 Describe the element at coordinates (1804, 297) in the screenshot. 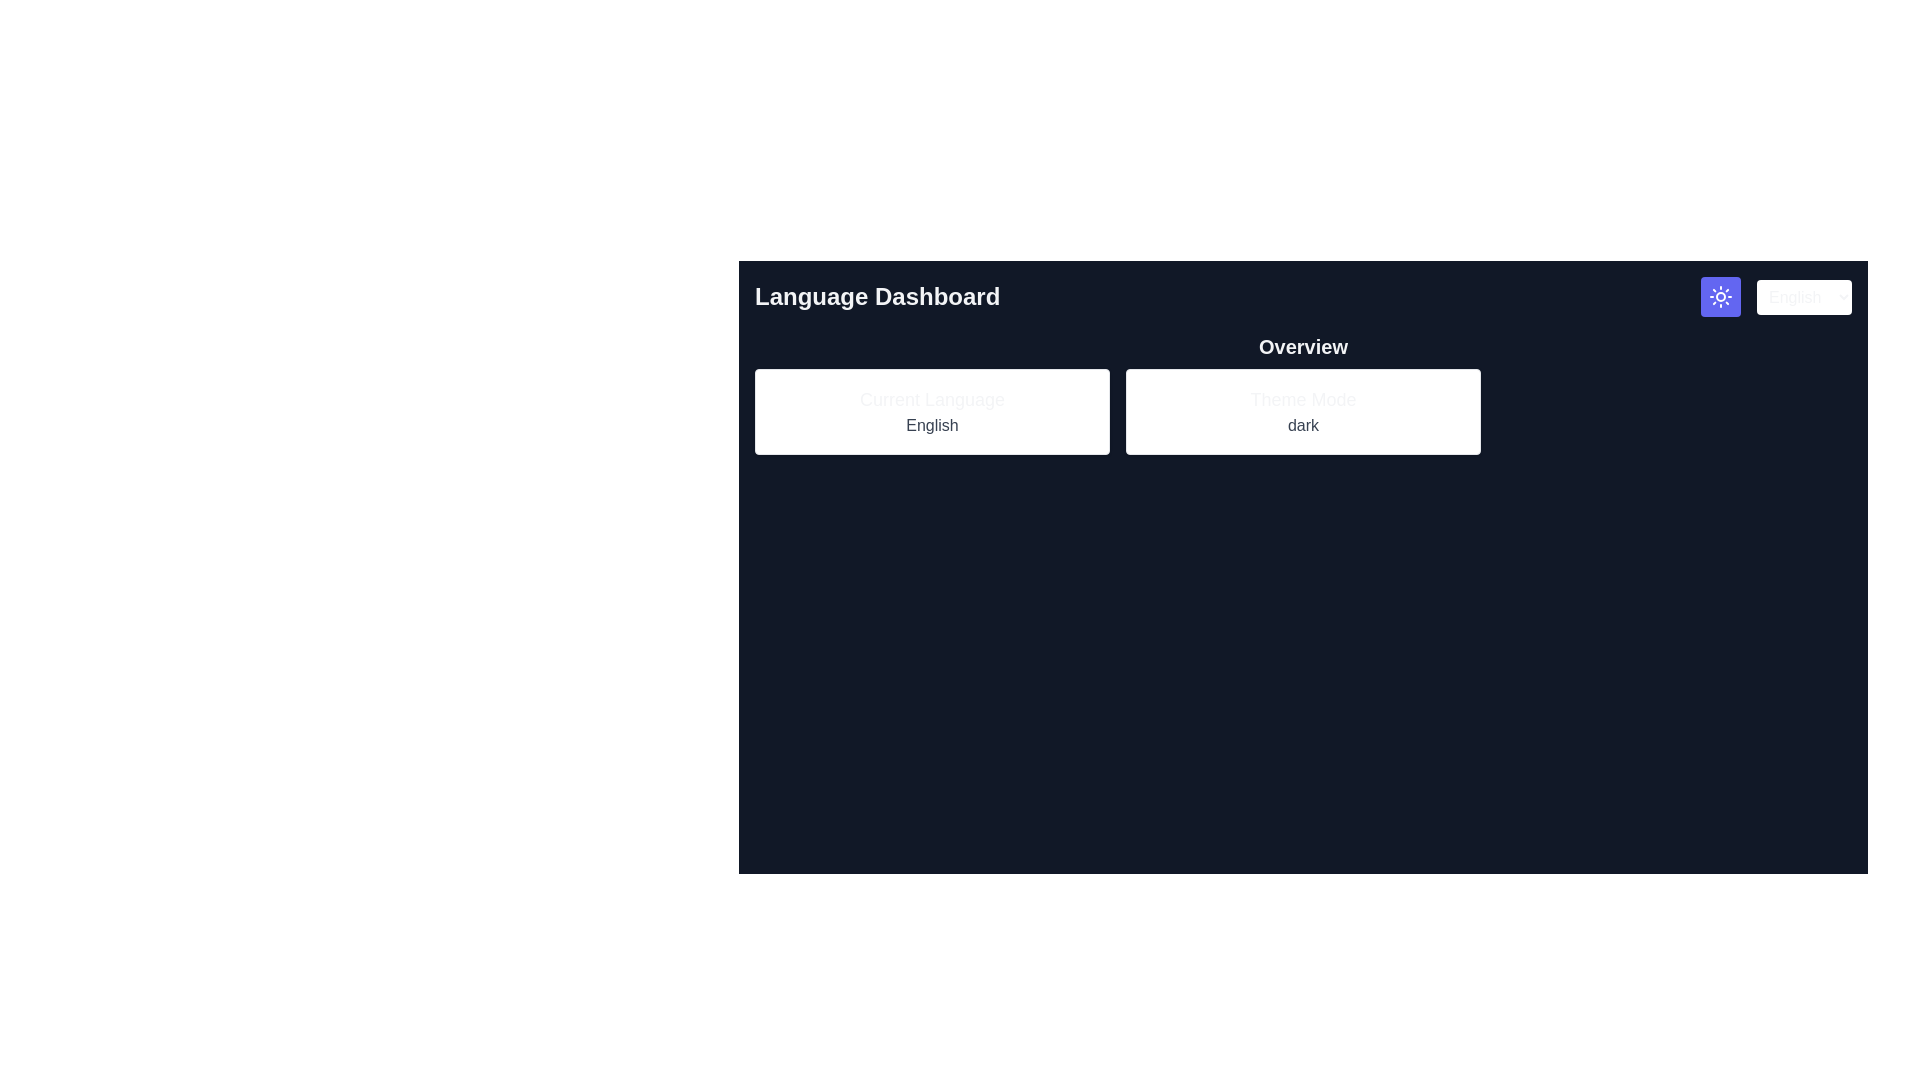

I see `the dropdown menu trigger button labeled 'English' located` at that location.